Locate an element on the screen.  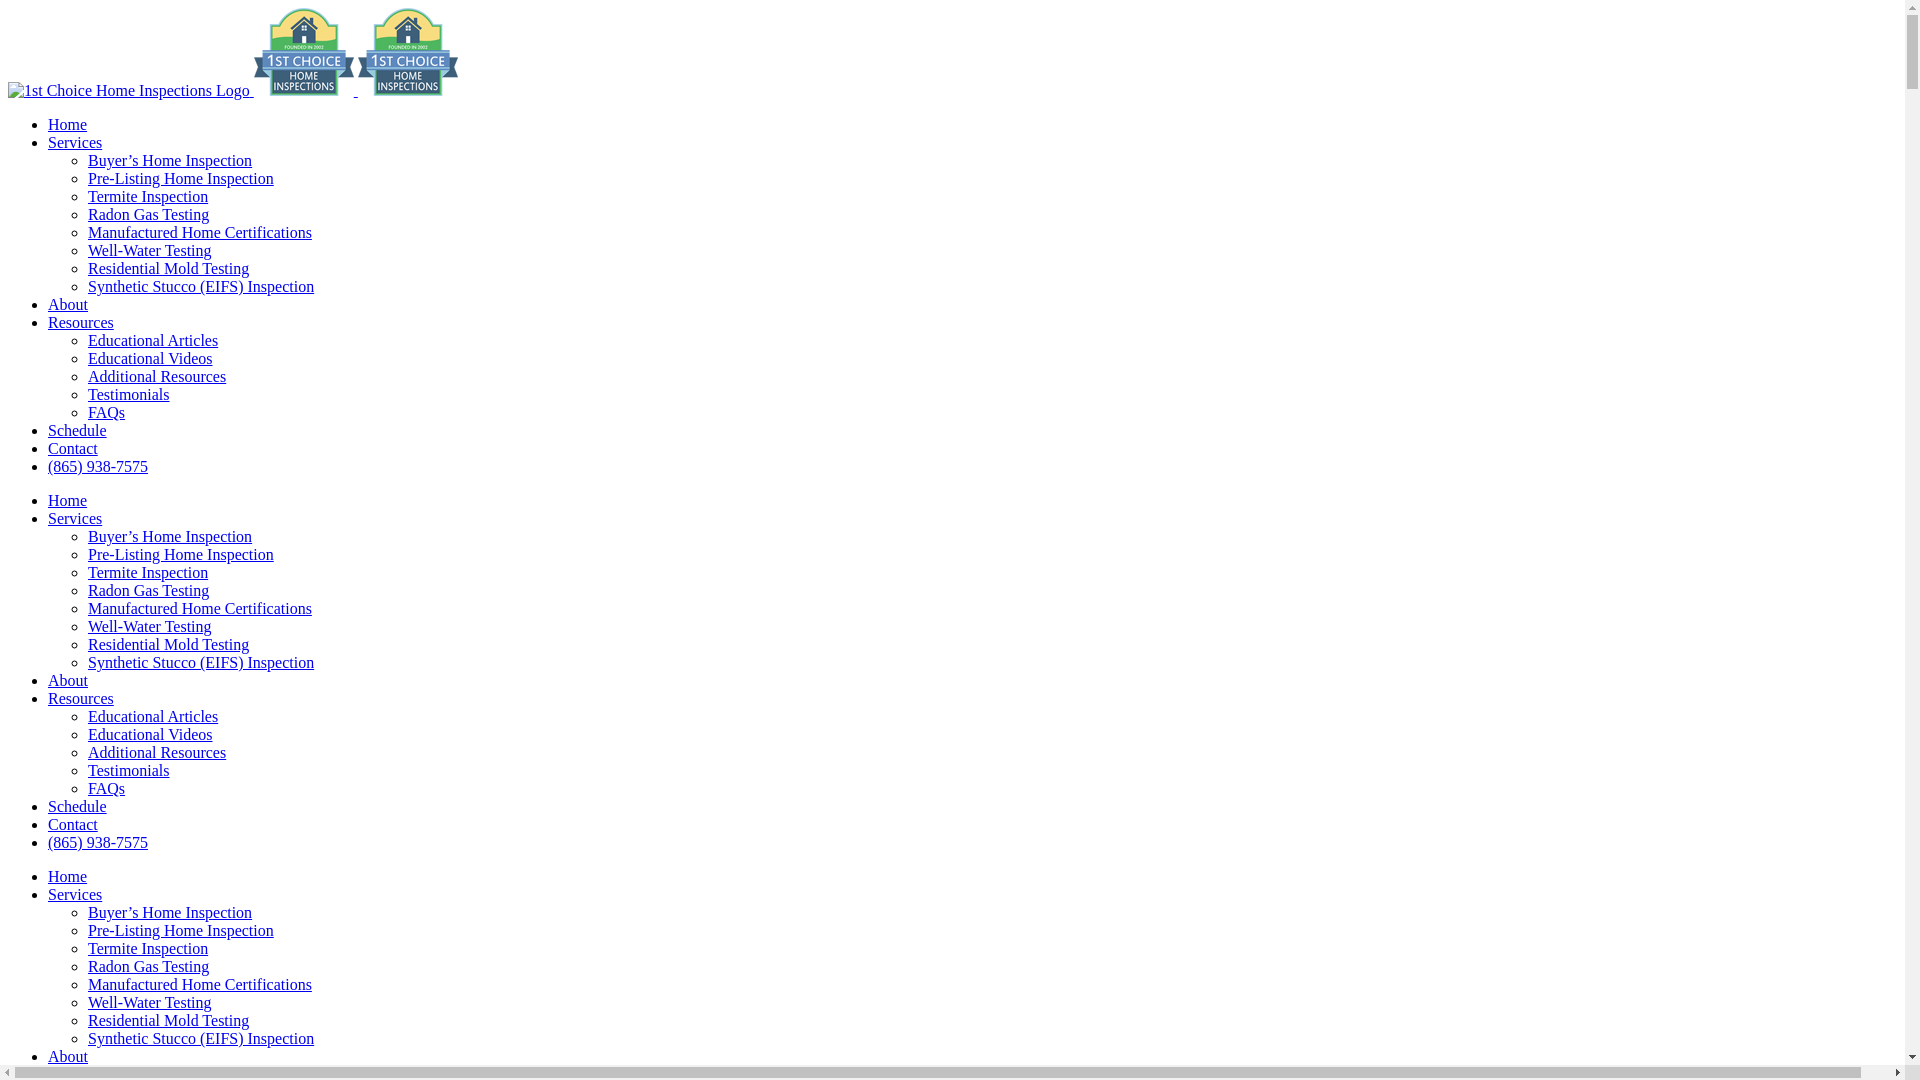
'Manufactured Home Certifications' is located at coordinates (86, 231).